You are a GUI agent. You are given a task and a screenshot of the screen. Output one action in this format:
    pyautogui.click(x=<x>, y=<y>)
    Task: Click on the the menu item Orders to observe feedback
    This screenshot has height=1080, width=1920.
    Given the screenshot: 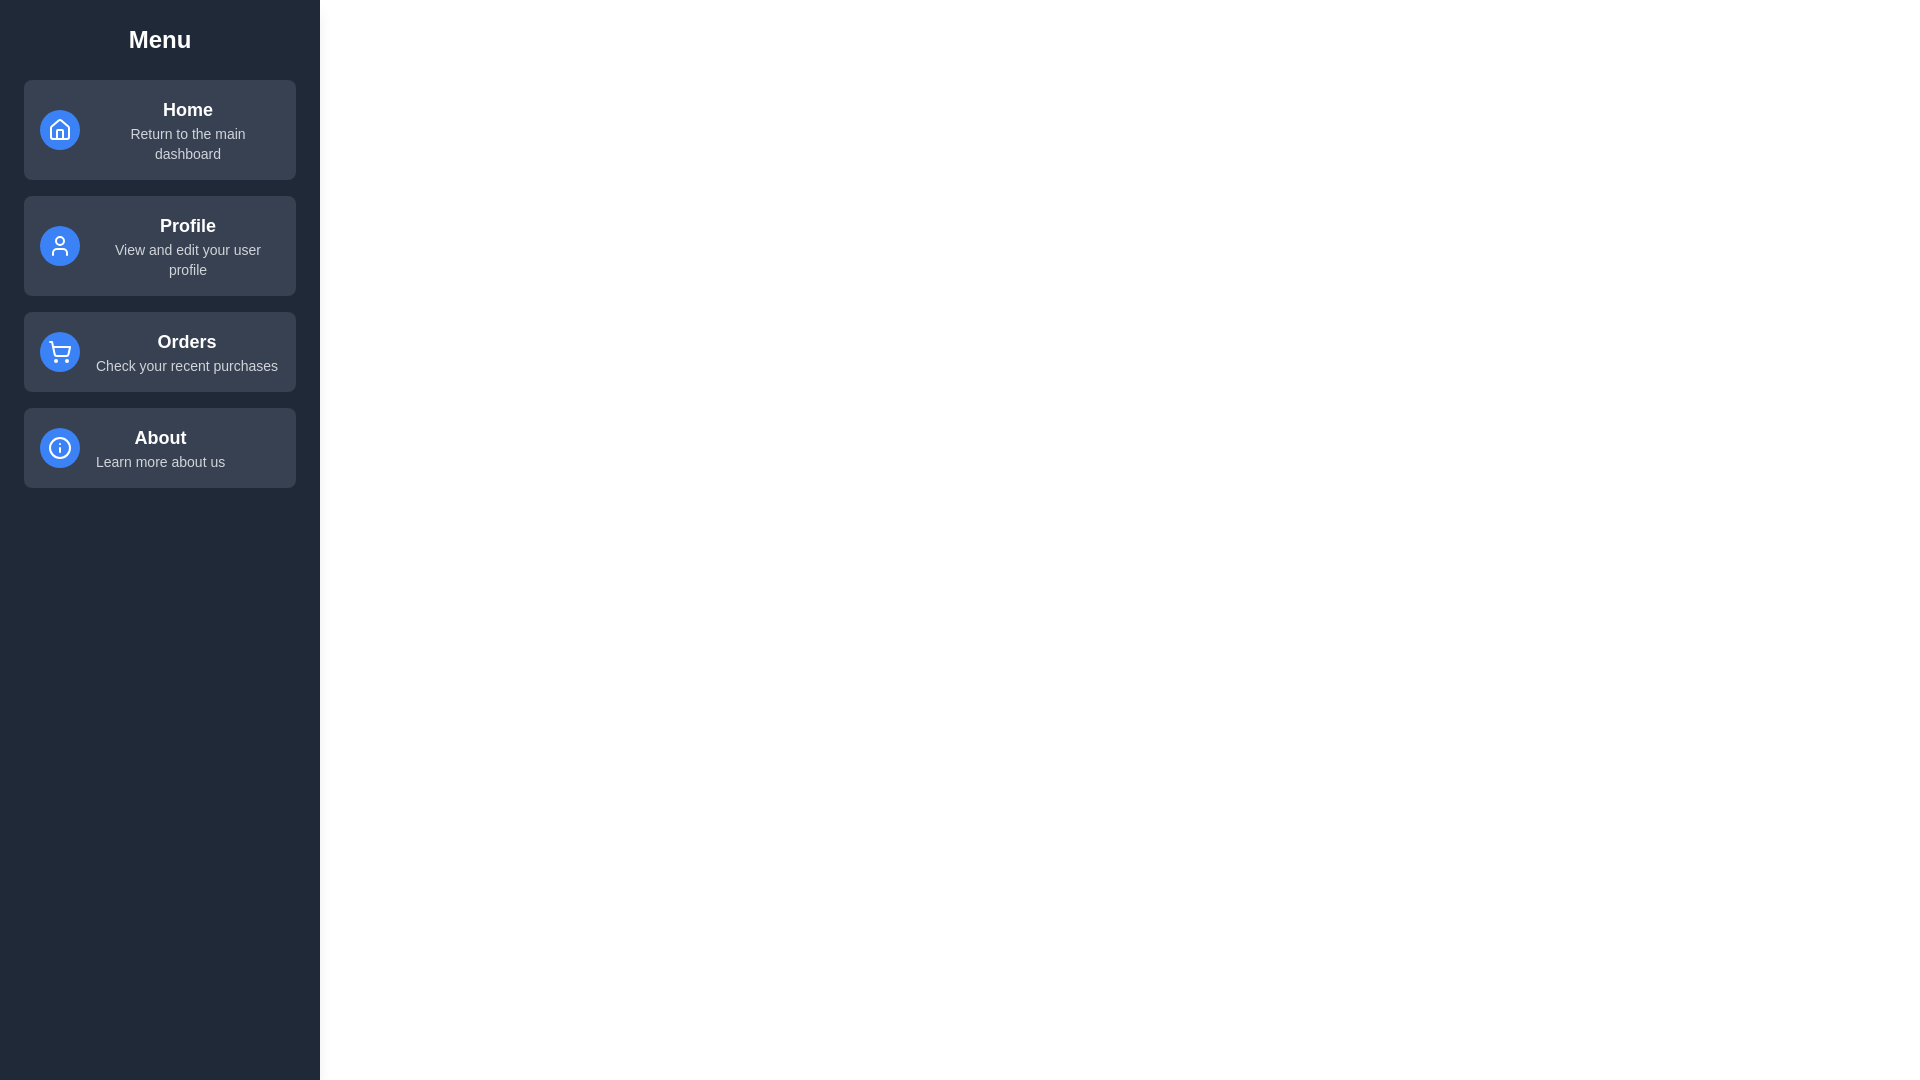 What is the action you would take?
    pyautogui.click(x=158, y=350)
    